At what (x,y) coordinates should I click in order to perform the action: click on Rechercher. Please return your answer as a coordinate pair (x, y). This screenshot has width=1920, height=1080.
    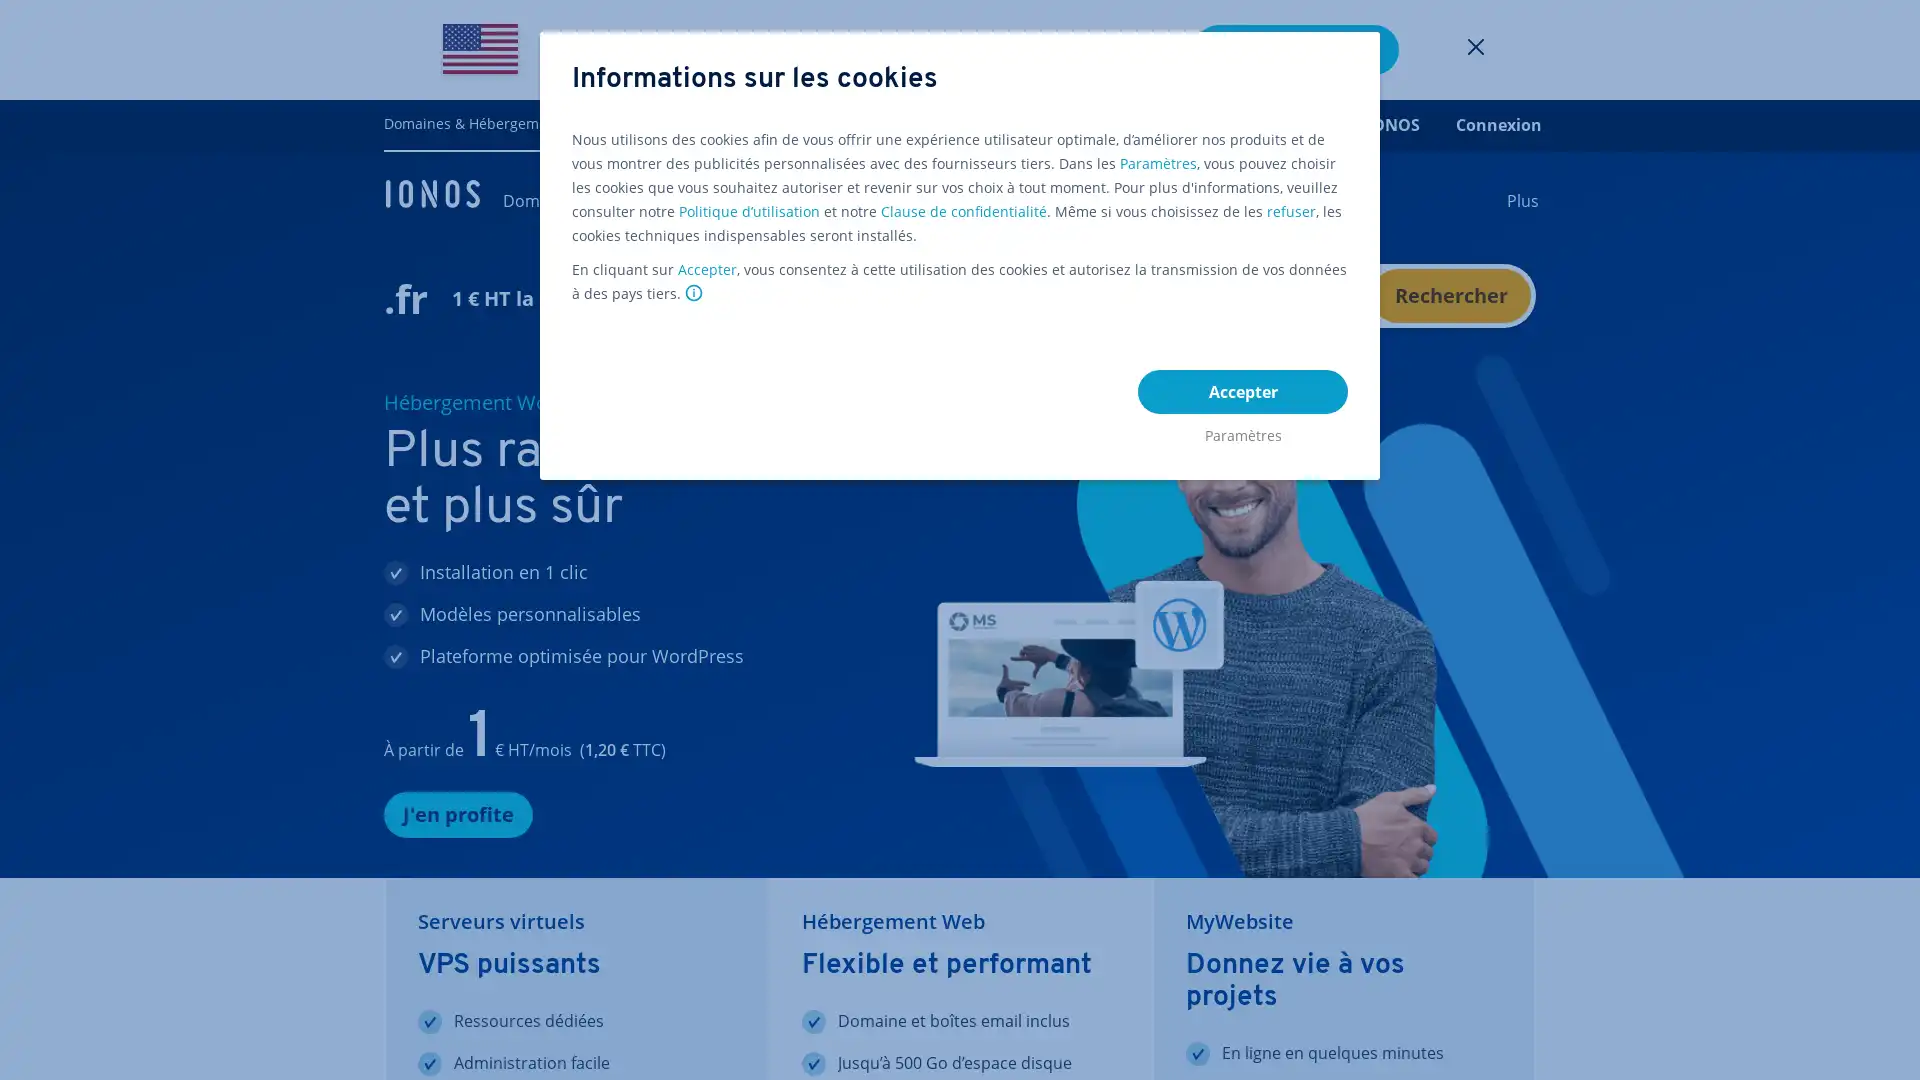
    Looking at the image, I should click on (1450, 296).